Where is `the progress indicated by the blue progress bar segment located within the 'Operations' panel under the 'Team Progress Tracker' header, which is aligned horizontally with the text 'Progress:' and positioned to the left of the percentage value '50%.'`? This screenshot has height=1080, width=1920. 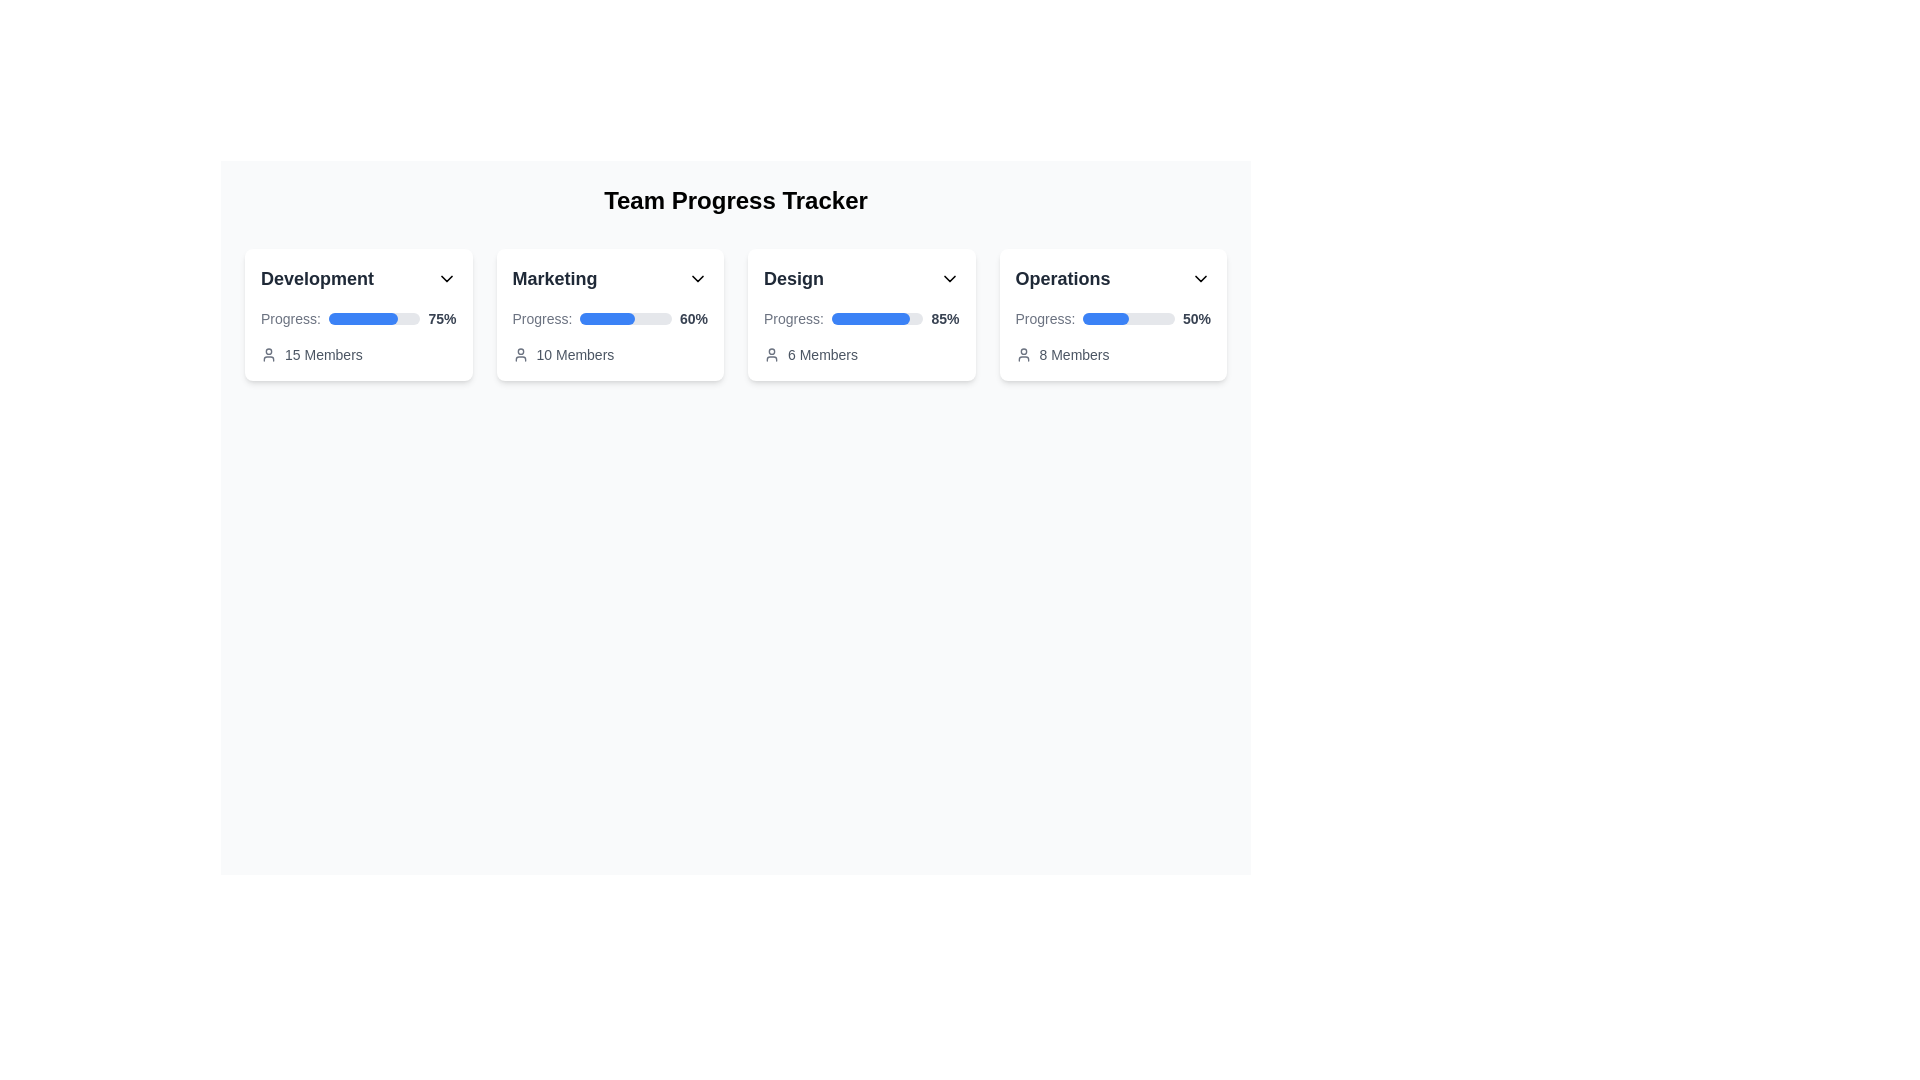
the progress indicated by the blue progress bar segment located within the 'Operations' panel under the 'Team Progress Tracker' header, which is aligned horizontally with the text 'Progress:' and positioned to the left of the percentage value '50%.' is located at coordinates (1105, 318).